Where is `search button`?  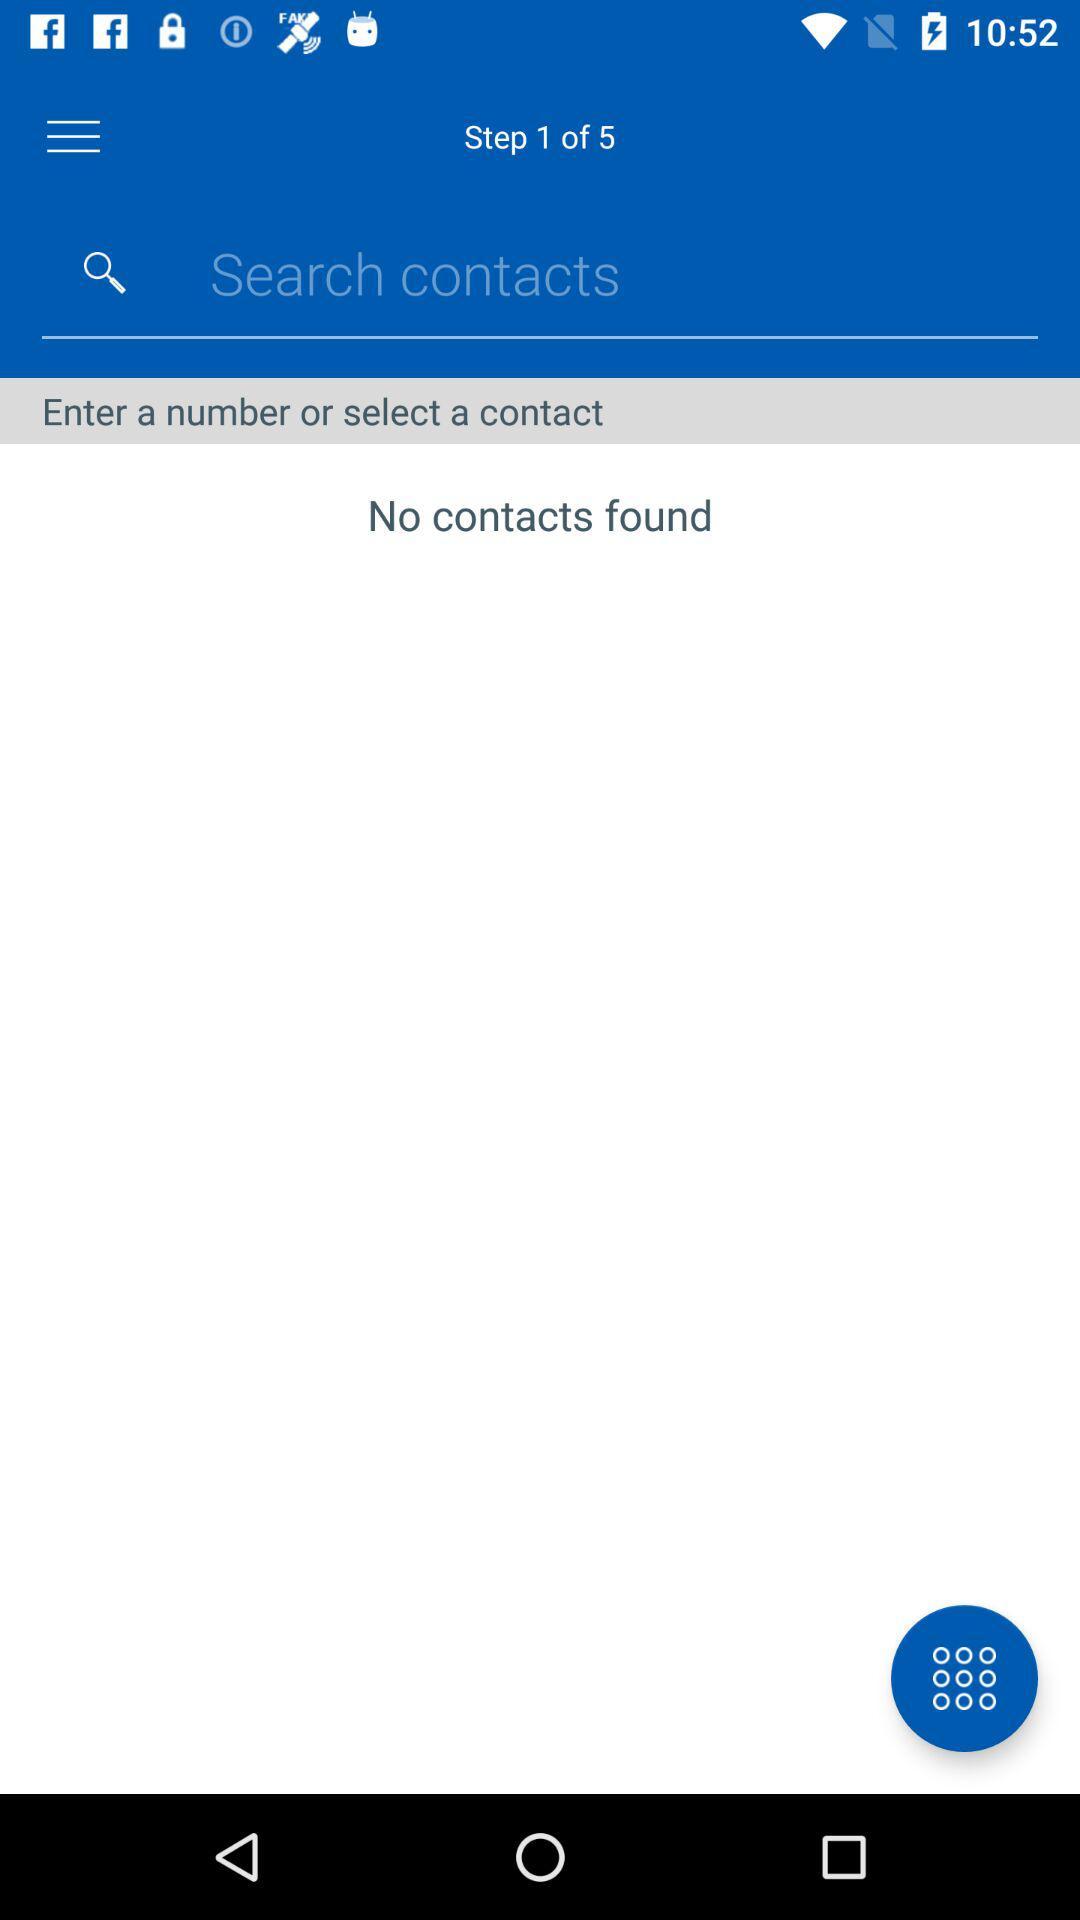 search button is located at coordinates (104, 272).